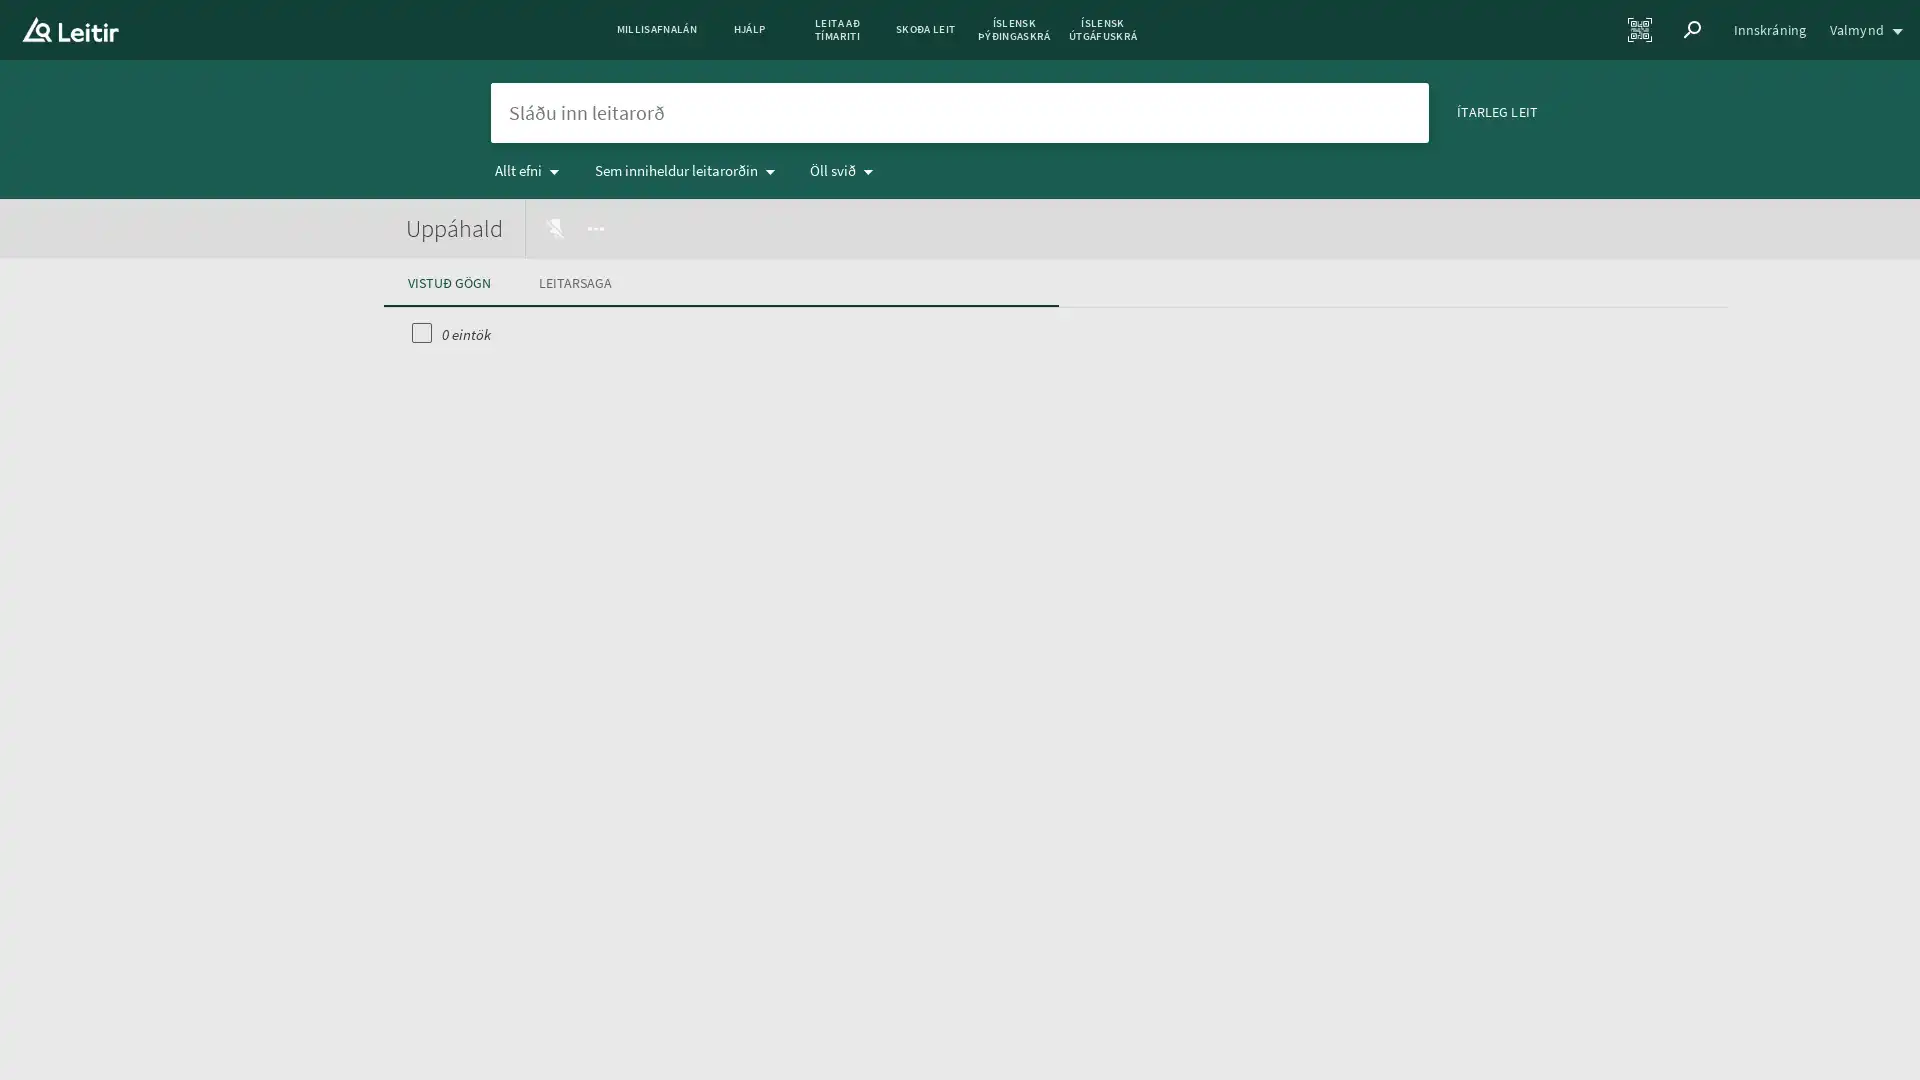  I want to click on Veldu siu(r) og smelltu a leita, so click(1404, 111).